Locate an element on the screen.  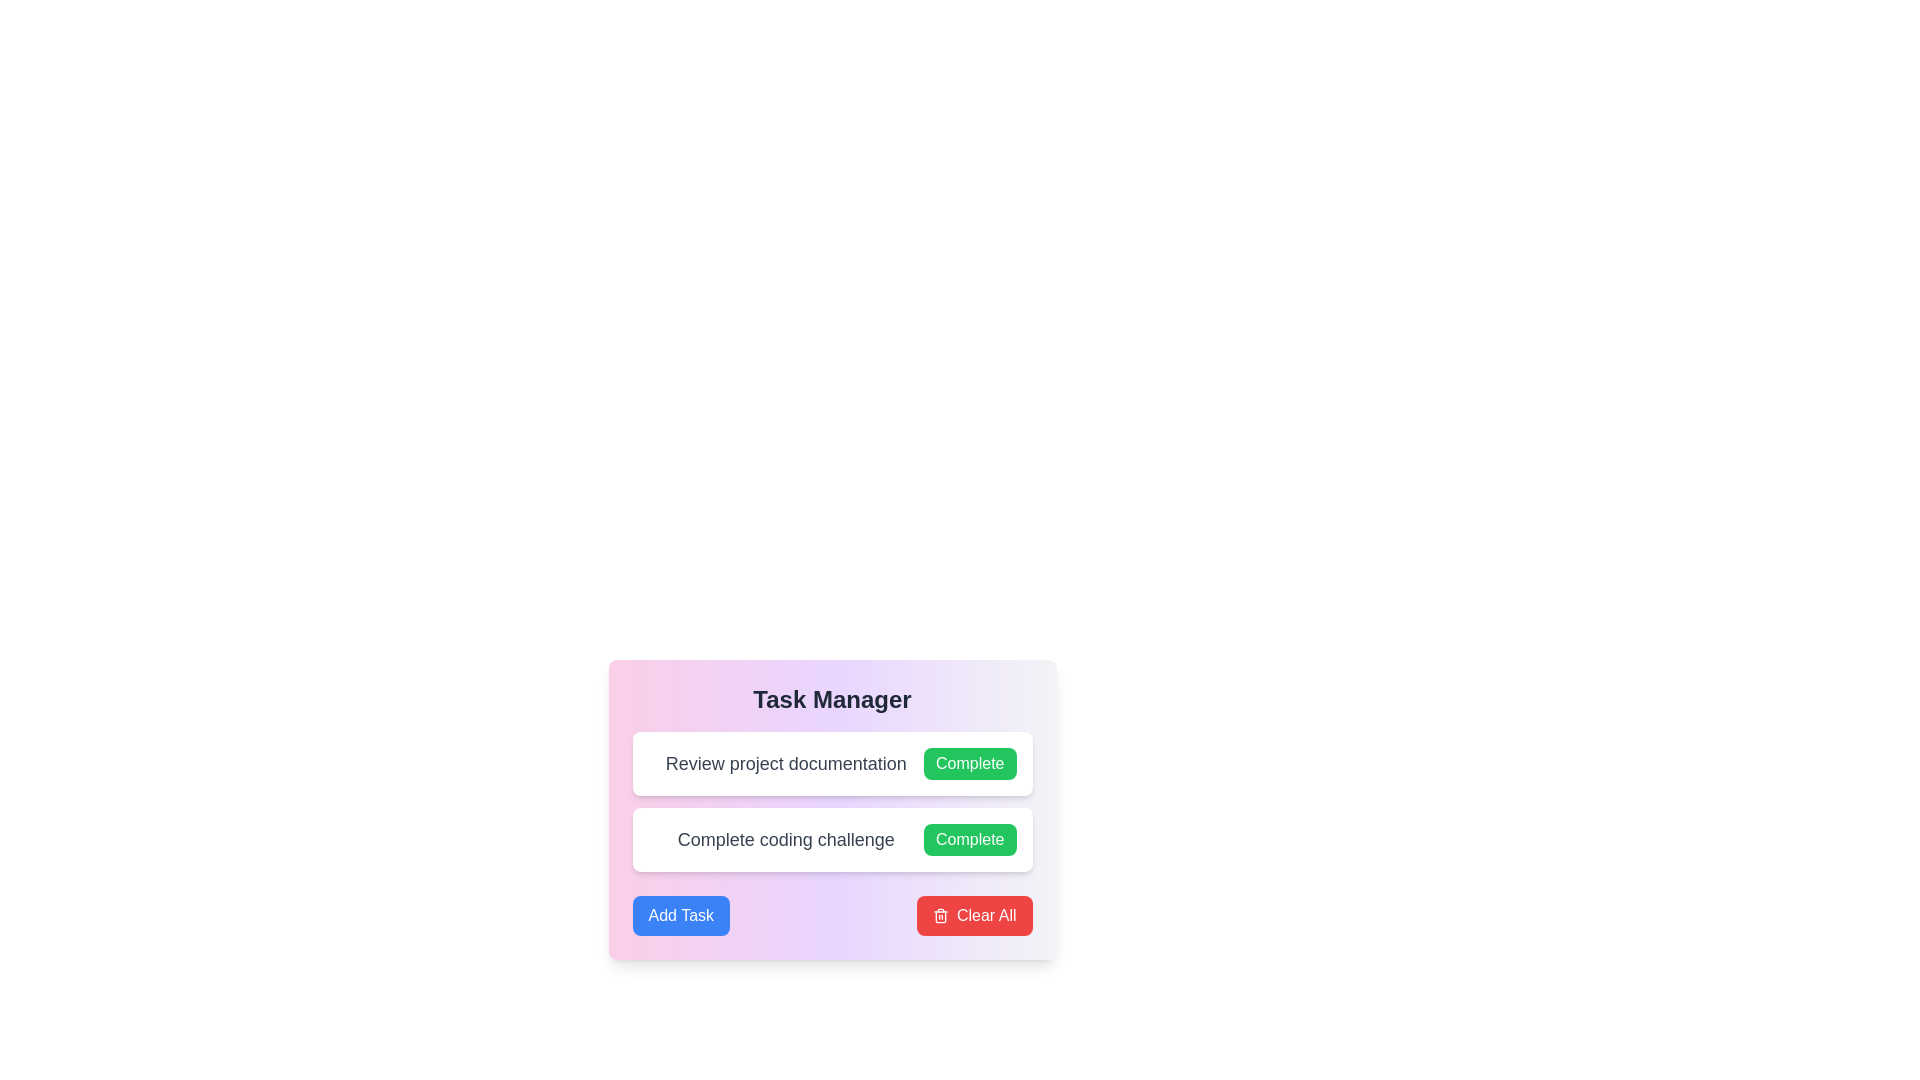
the trash icon within the 'Clear All' button located in the bottom-right corner of the task manager card is located at coordinates (939, 915).